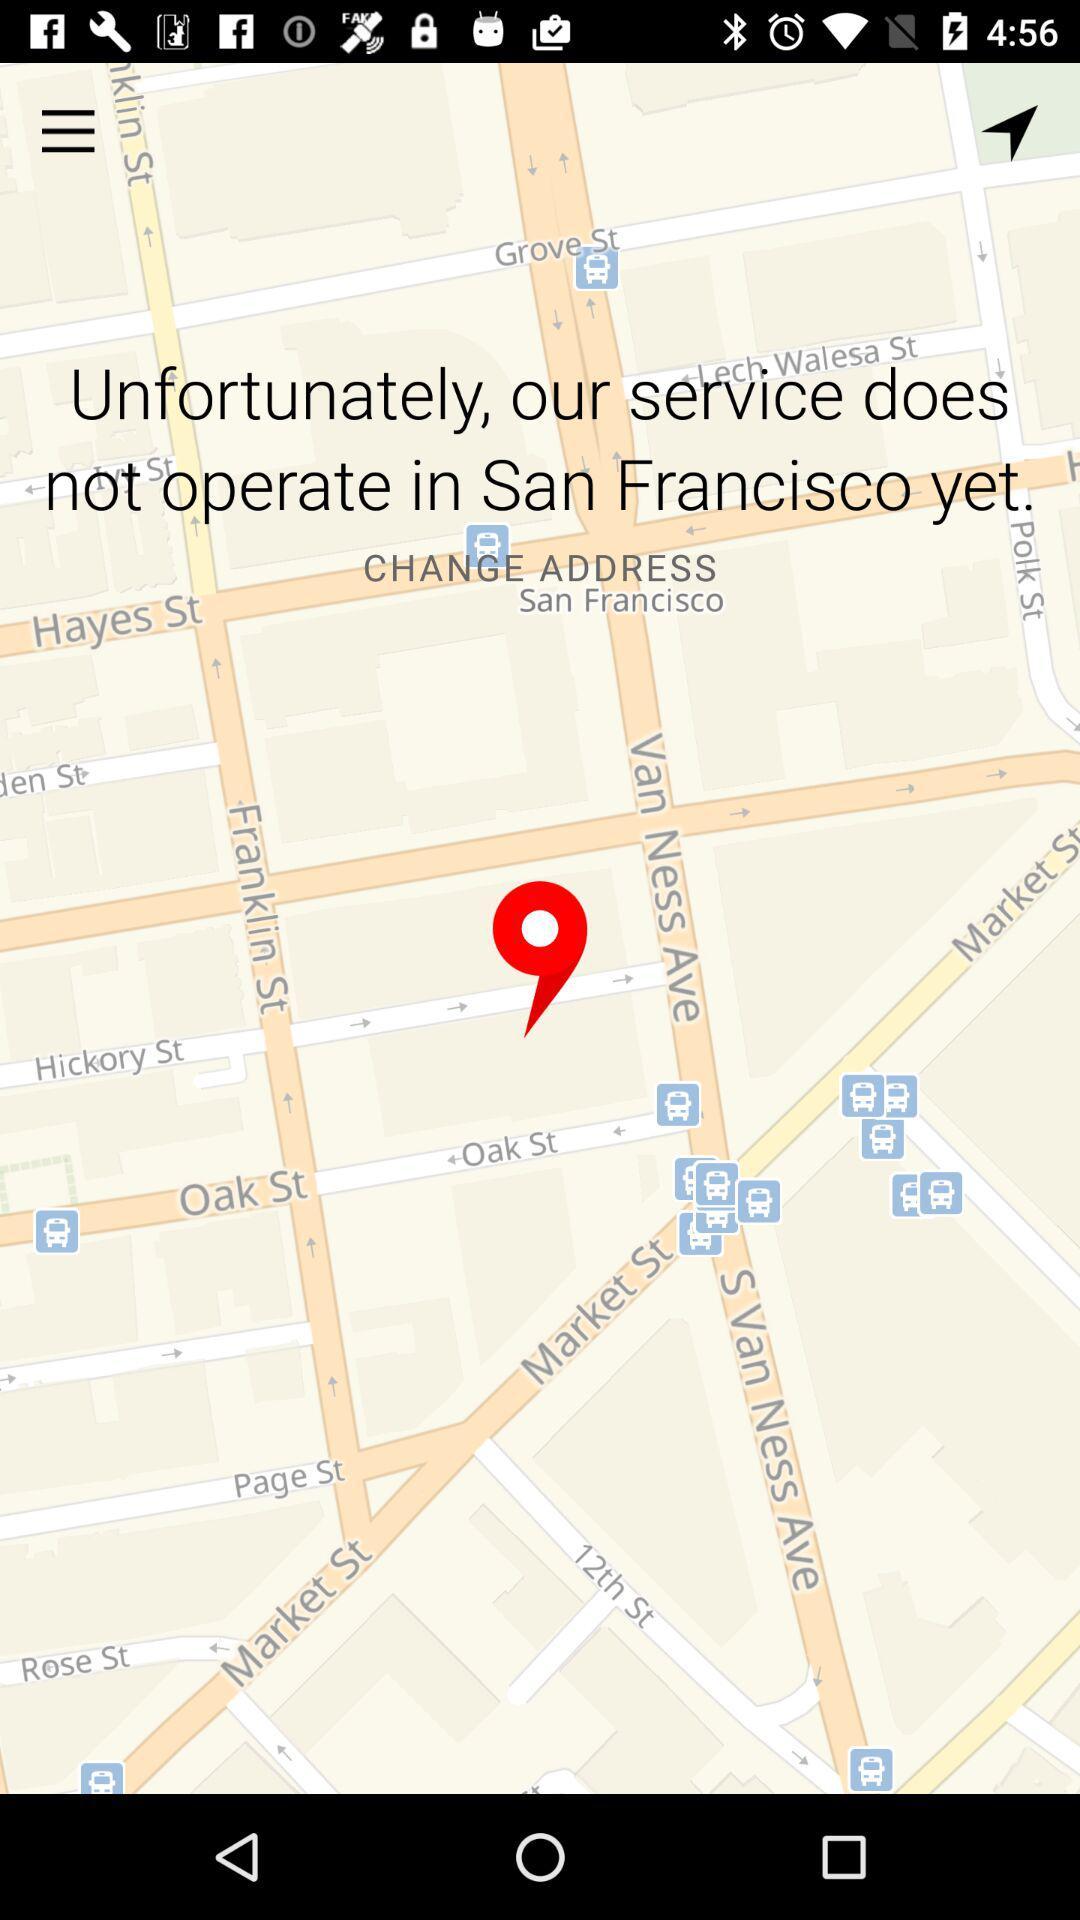 The height and width of the screenshot is (1920, 1080). Describe the element at coordinates (67, 130) in the screenshot. I see `click for full menu` at that location.